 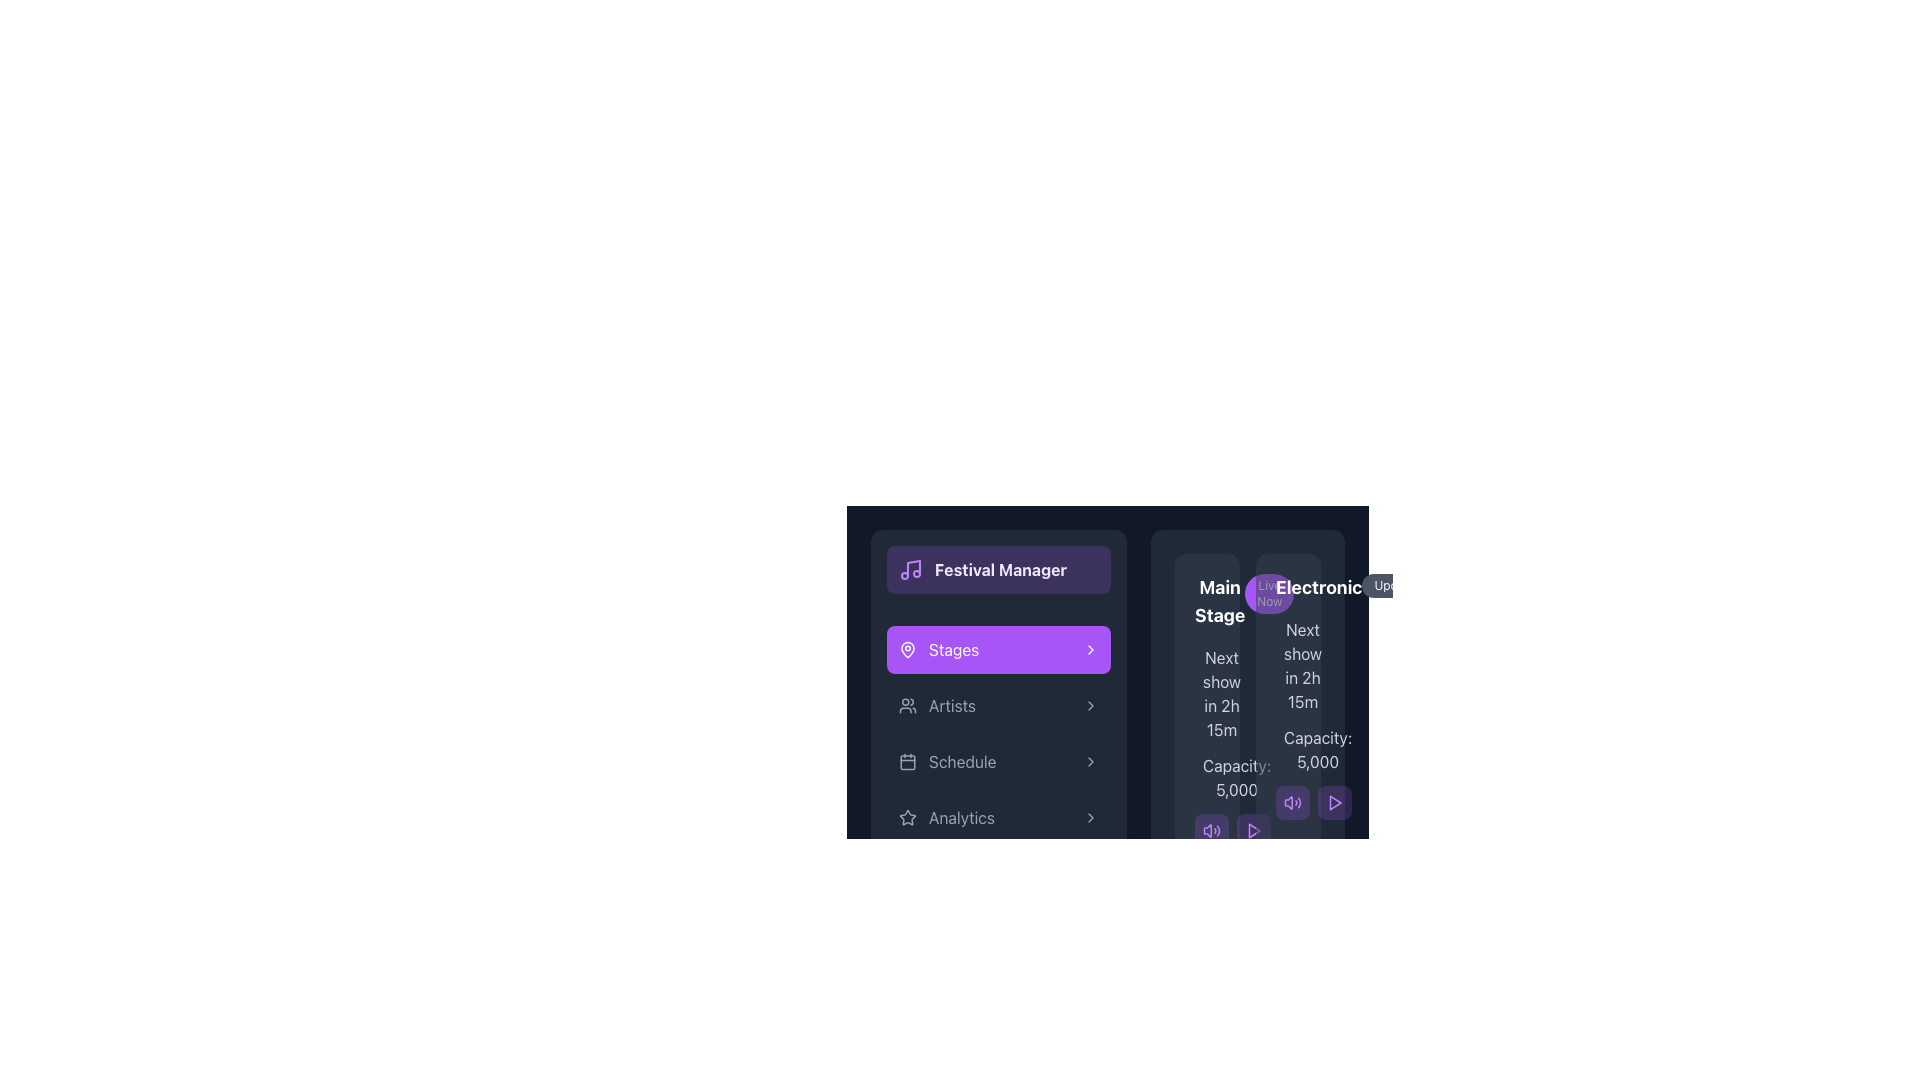 I want to click on the music note icon displayed in a purple shade, located on the left panel at the top left corner of the 'Festival Manager' background, so click(x=910, y=570).